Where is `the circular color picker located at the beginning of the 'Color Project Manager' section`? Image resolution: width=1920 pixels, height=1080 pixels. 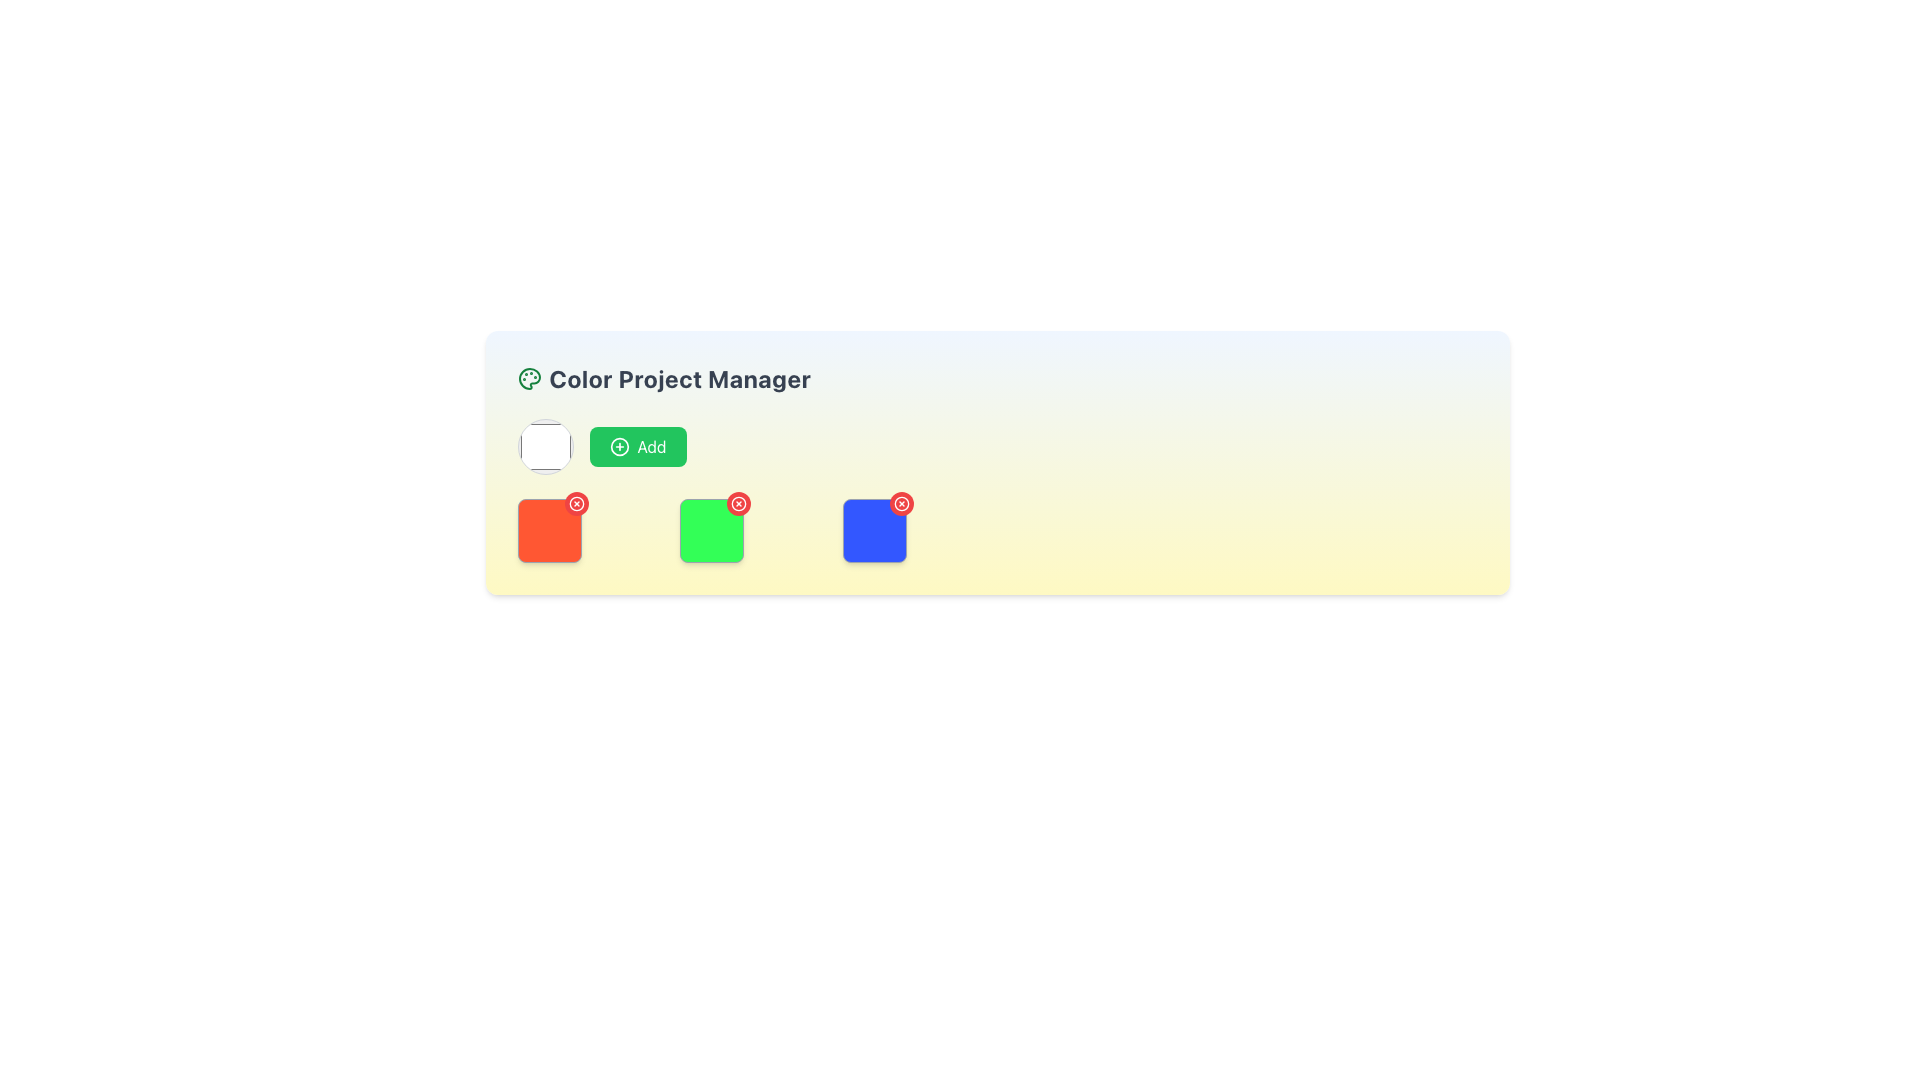 the circular color picker located at the beginning of the 'Color Project Manager' section is located at coordinates (545, 446).